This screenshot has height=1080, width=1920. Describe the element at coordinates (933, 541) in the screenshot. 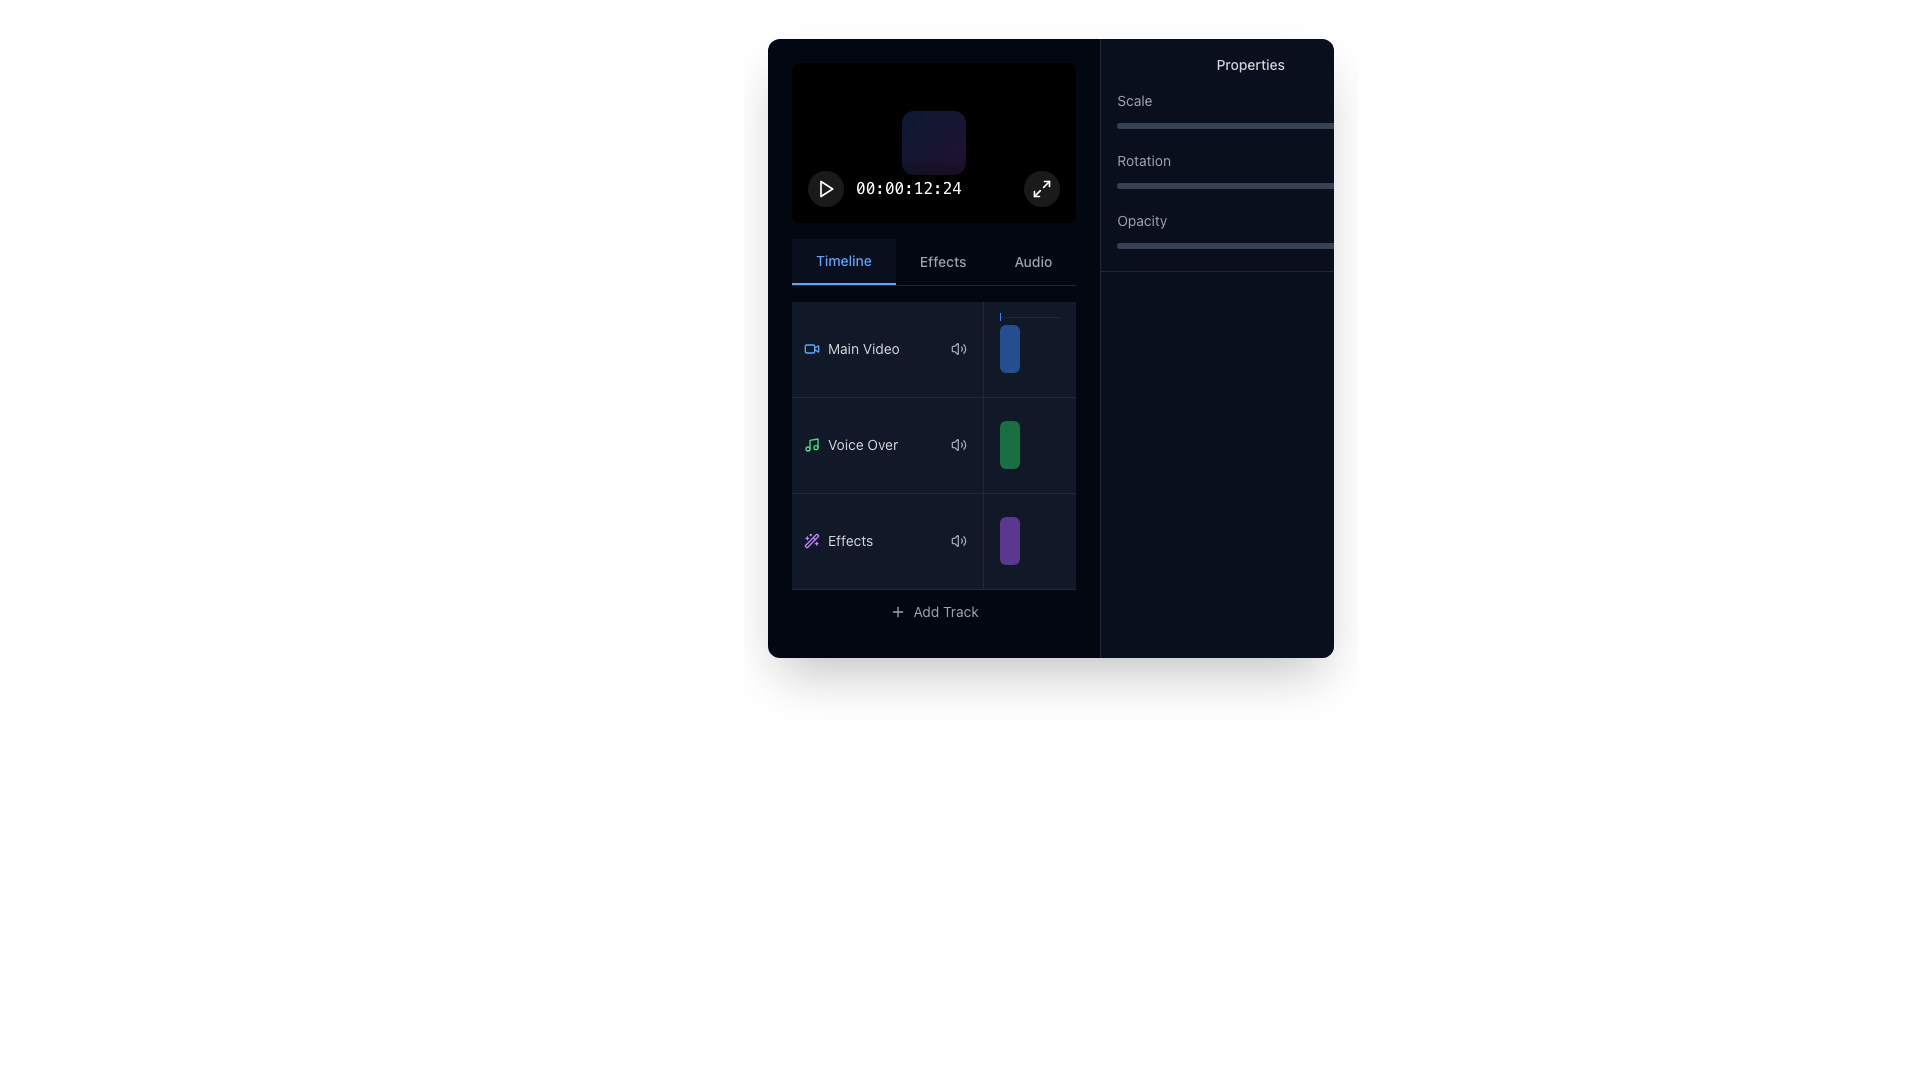

I see `the 'Effects' horizontal list item located` at that location.